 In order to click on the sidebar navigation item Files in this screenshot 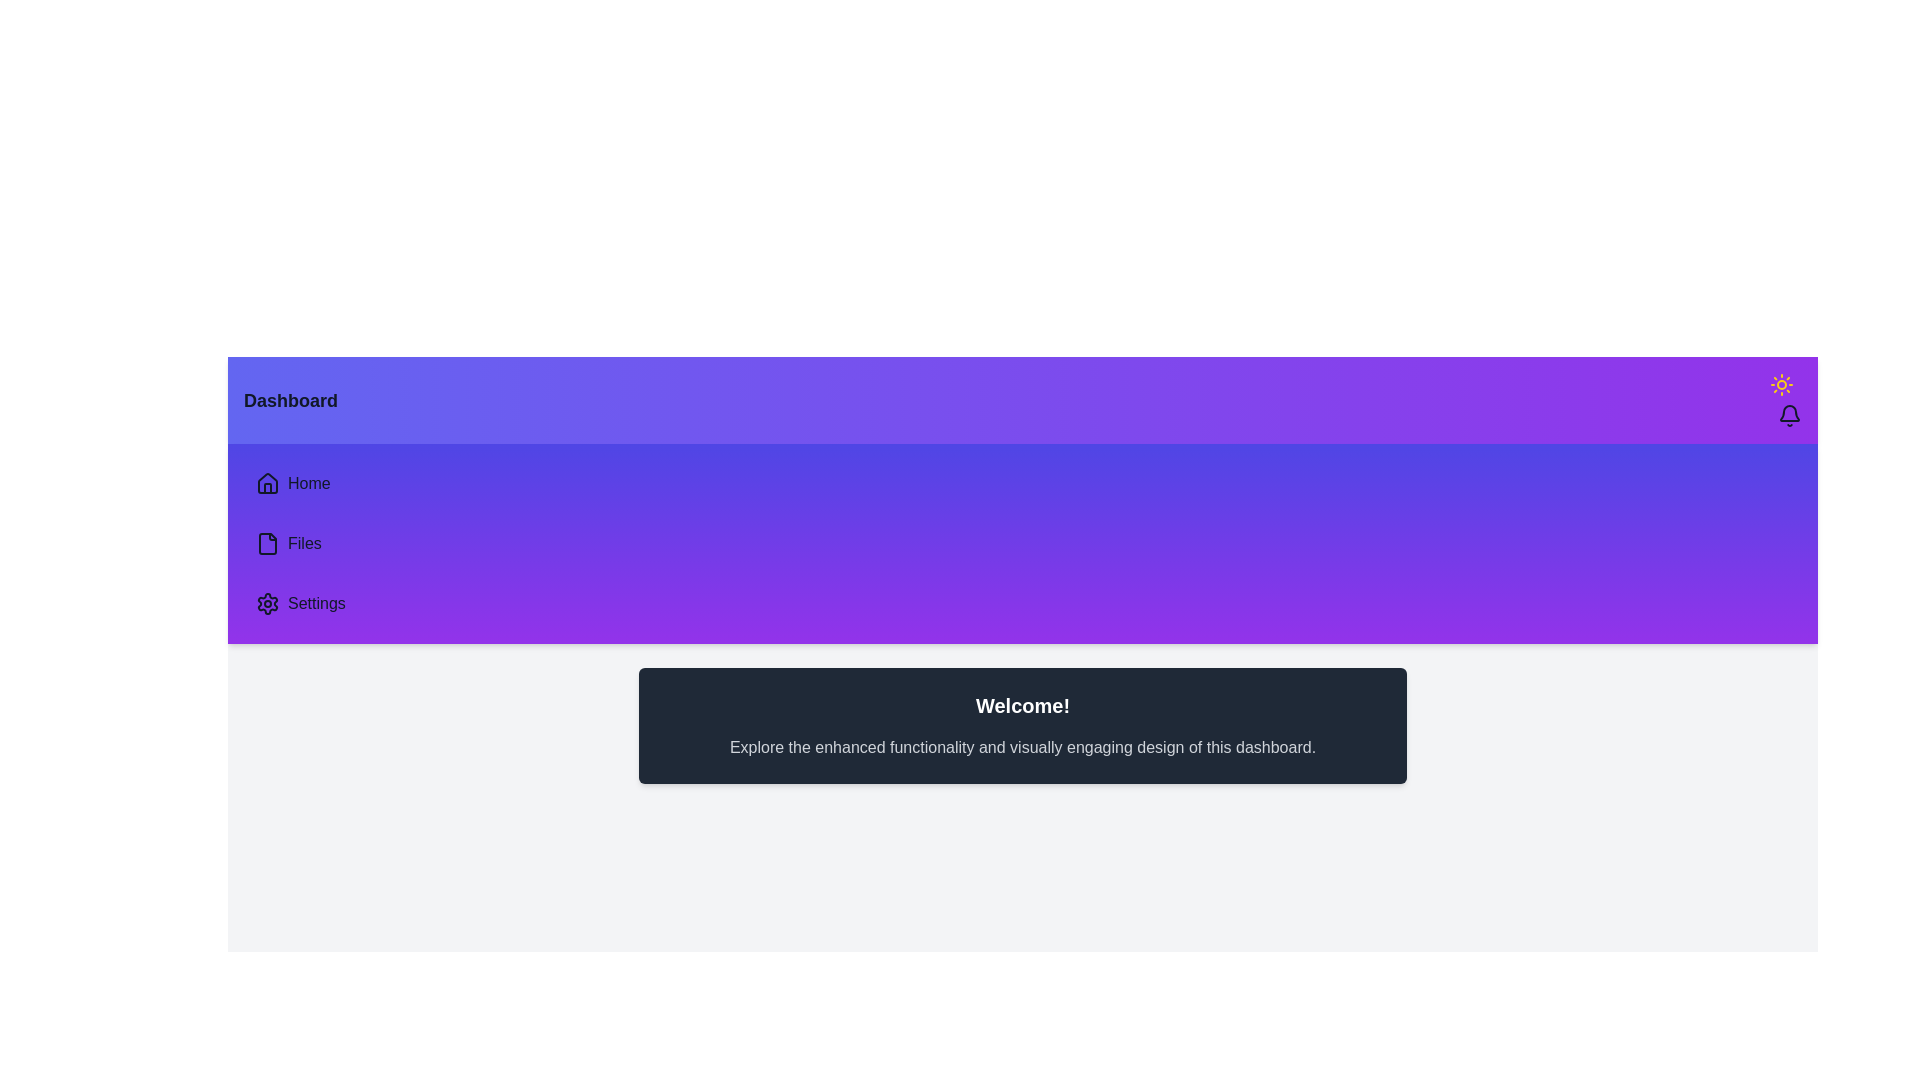, I will do `click(243, 543)`.